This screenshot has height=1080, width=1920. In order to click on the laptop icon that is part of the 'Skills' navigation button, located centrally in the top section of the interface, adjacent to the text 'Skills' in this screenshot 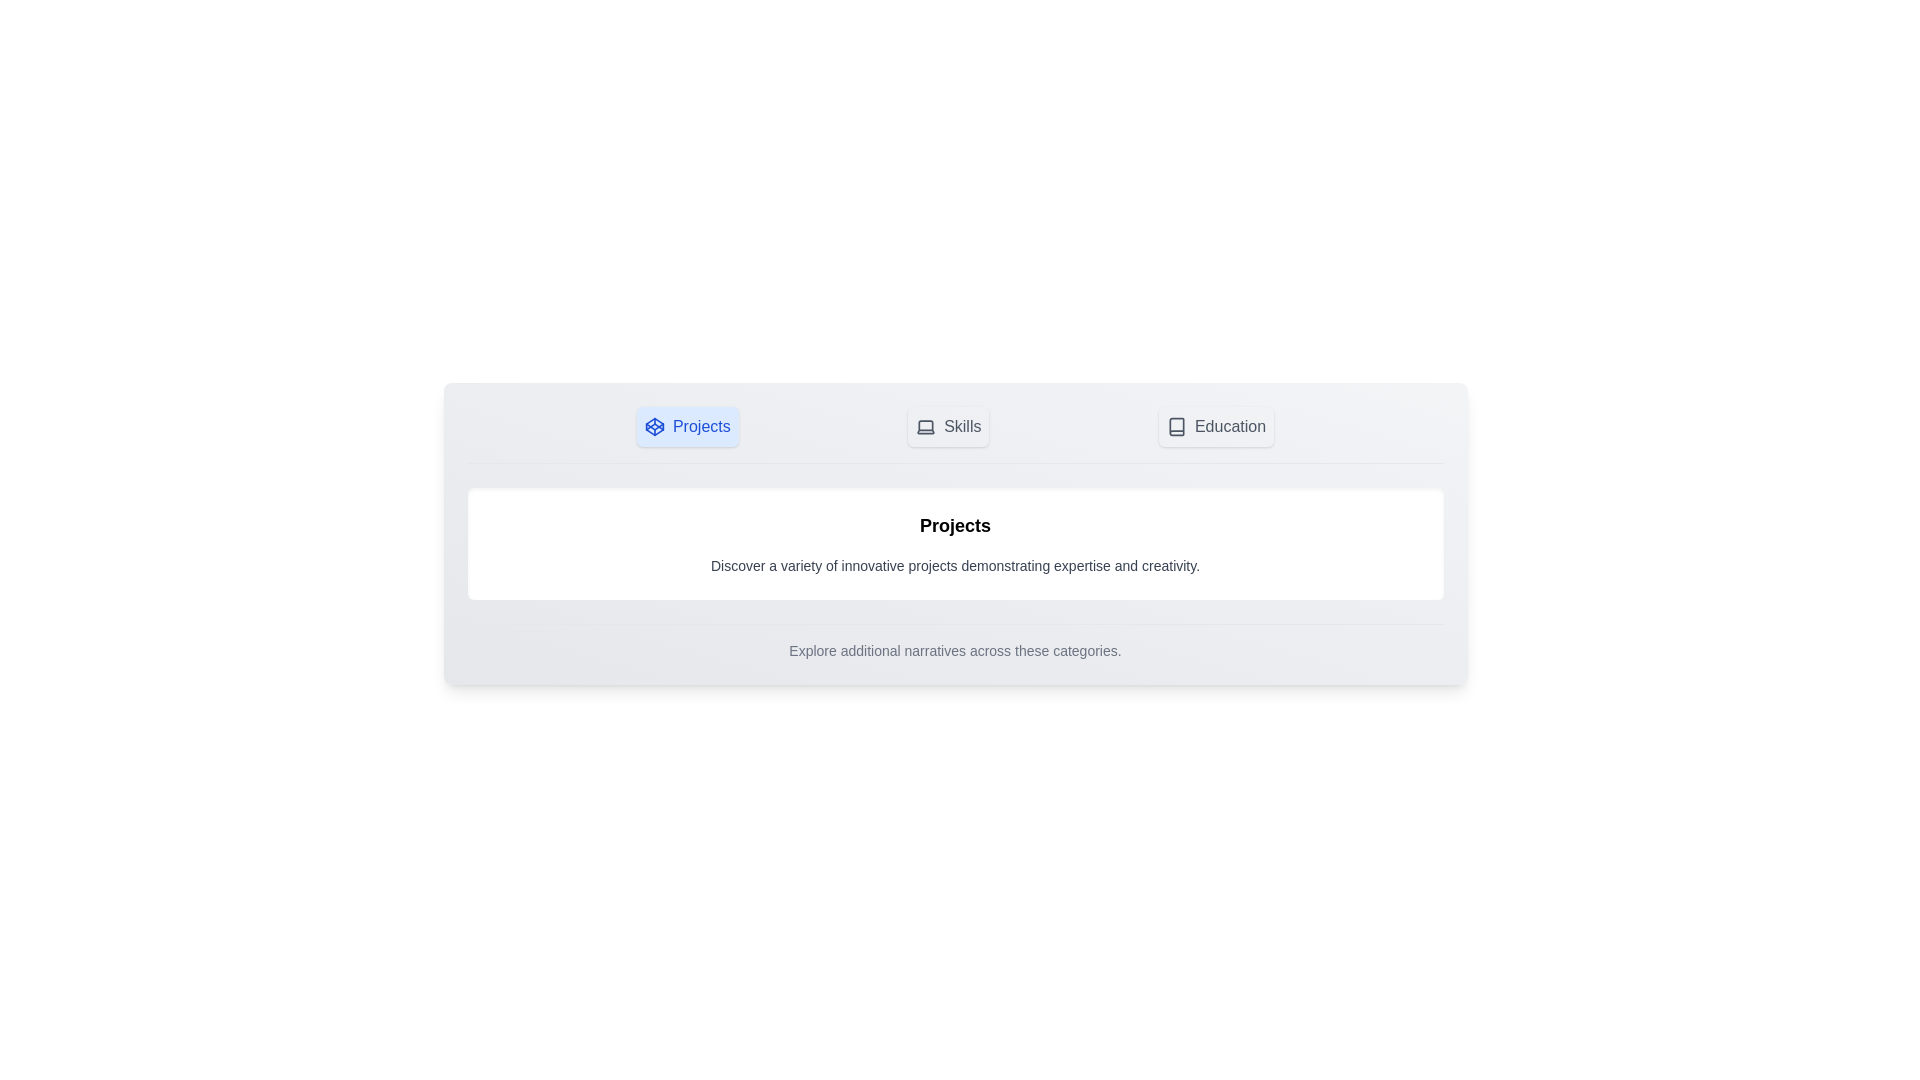, I will do `click(925, 426)`.